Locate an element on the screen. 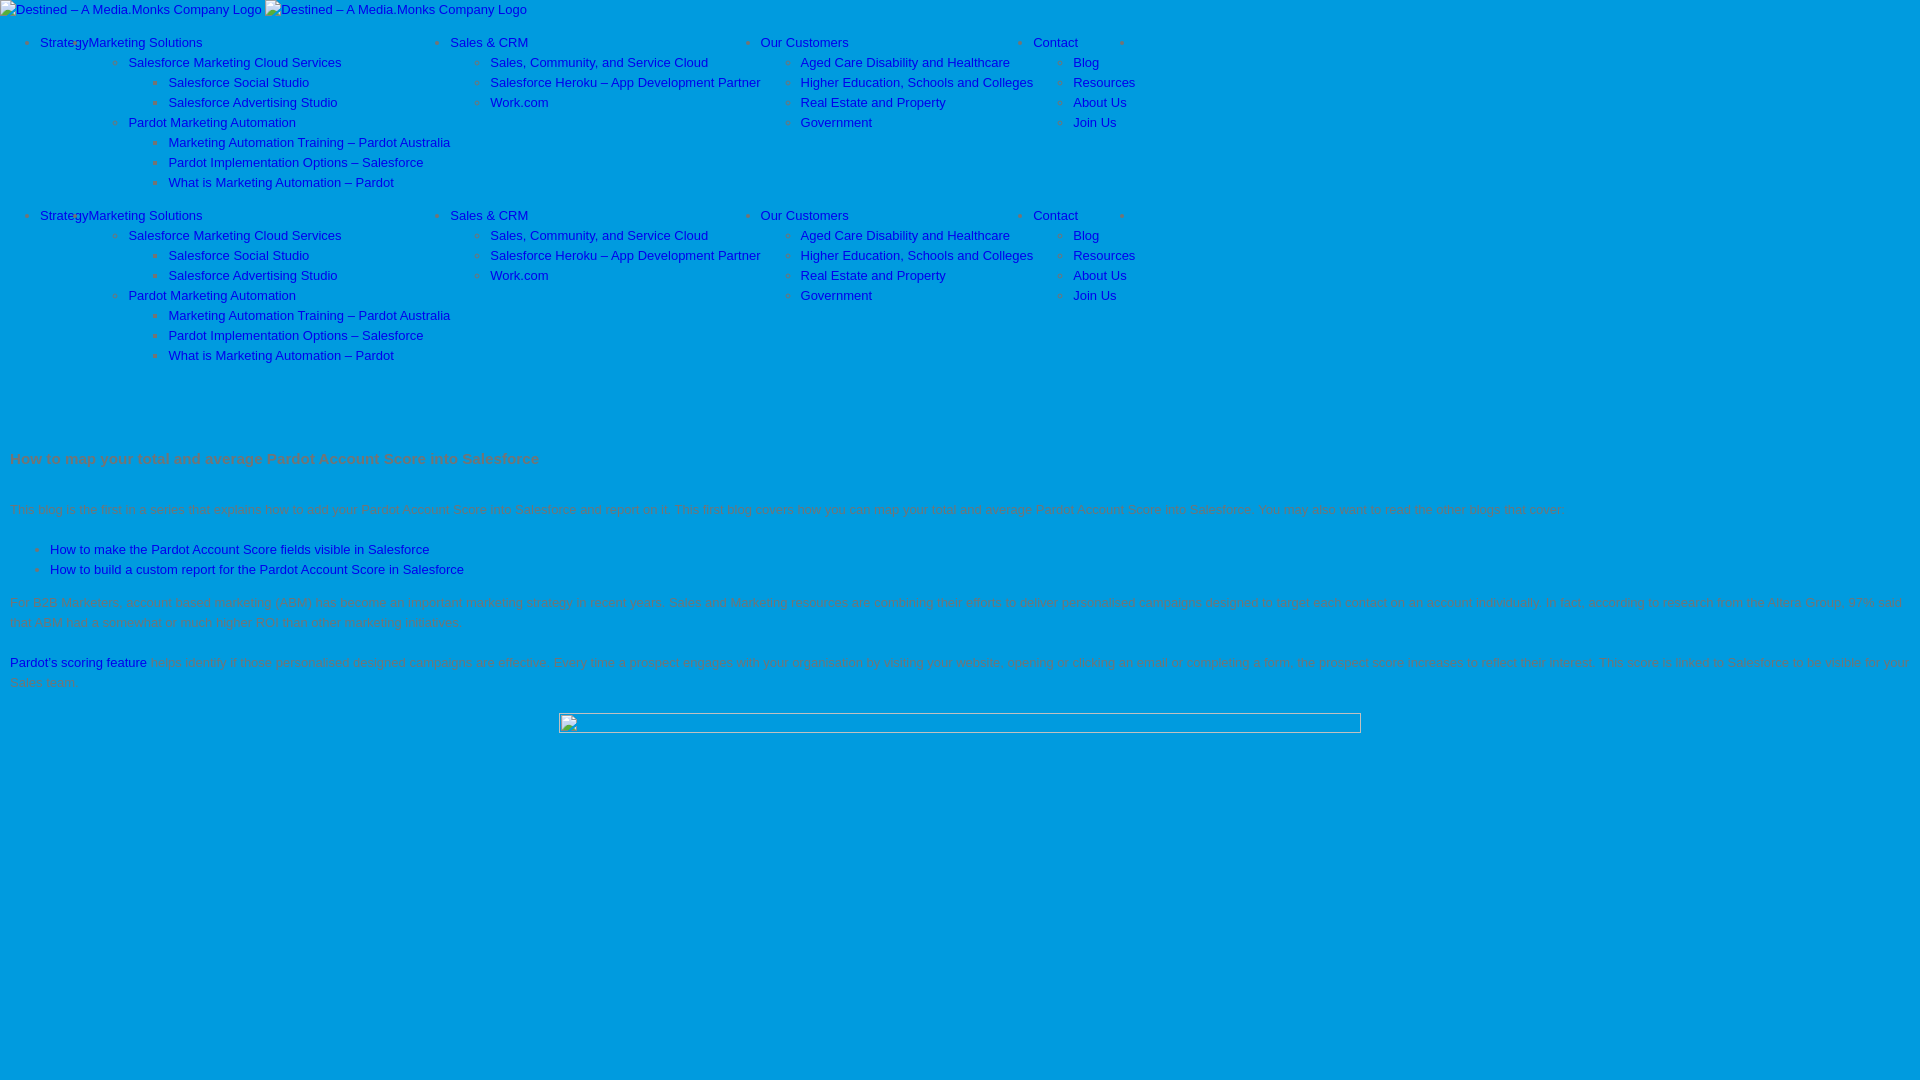 Image resolution: width=1920 pixels, height=1080 pixels. 'Pardot Marketing Automation' is located at coordinates (127, 122).